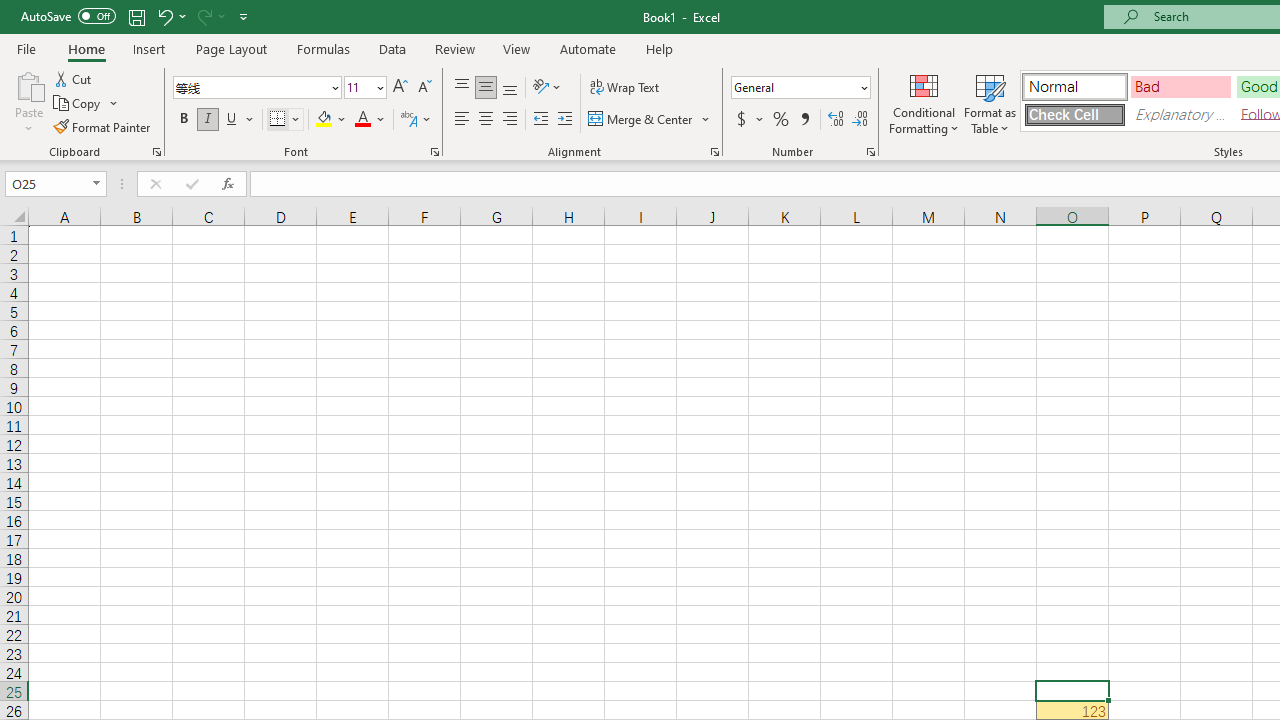  What do you see at coordinates (780, 119) in the screenshot?
I see `'Percent Style'` at bounding box center [780, 119].